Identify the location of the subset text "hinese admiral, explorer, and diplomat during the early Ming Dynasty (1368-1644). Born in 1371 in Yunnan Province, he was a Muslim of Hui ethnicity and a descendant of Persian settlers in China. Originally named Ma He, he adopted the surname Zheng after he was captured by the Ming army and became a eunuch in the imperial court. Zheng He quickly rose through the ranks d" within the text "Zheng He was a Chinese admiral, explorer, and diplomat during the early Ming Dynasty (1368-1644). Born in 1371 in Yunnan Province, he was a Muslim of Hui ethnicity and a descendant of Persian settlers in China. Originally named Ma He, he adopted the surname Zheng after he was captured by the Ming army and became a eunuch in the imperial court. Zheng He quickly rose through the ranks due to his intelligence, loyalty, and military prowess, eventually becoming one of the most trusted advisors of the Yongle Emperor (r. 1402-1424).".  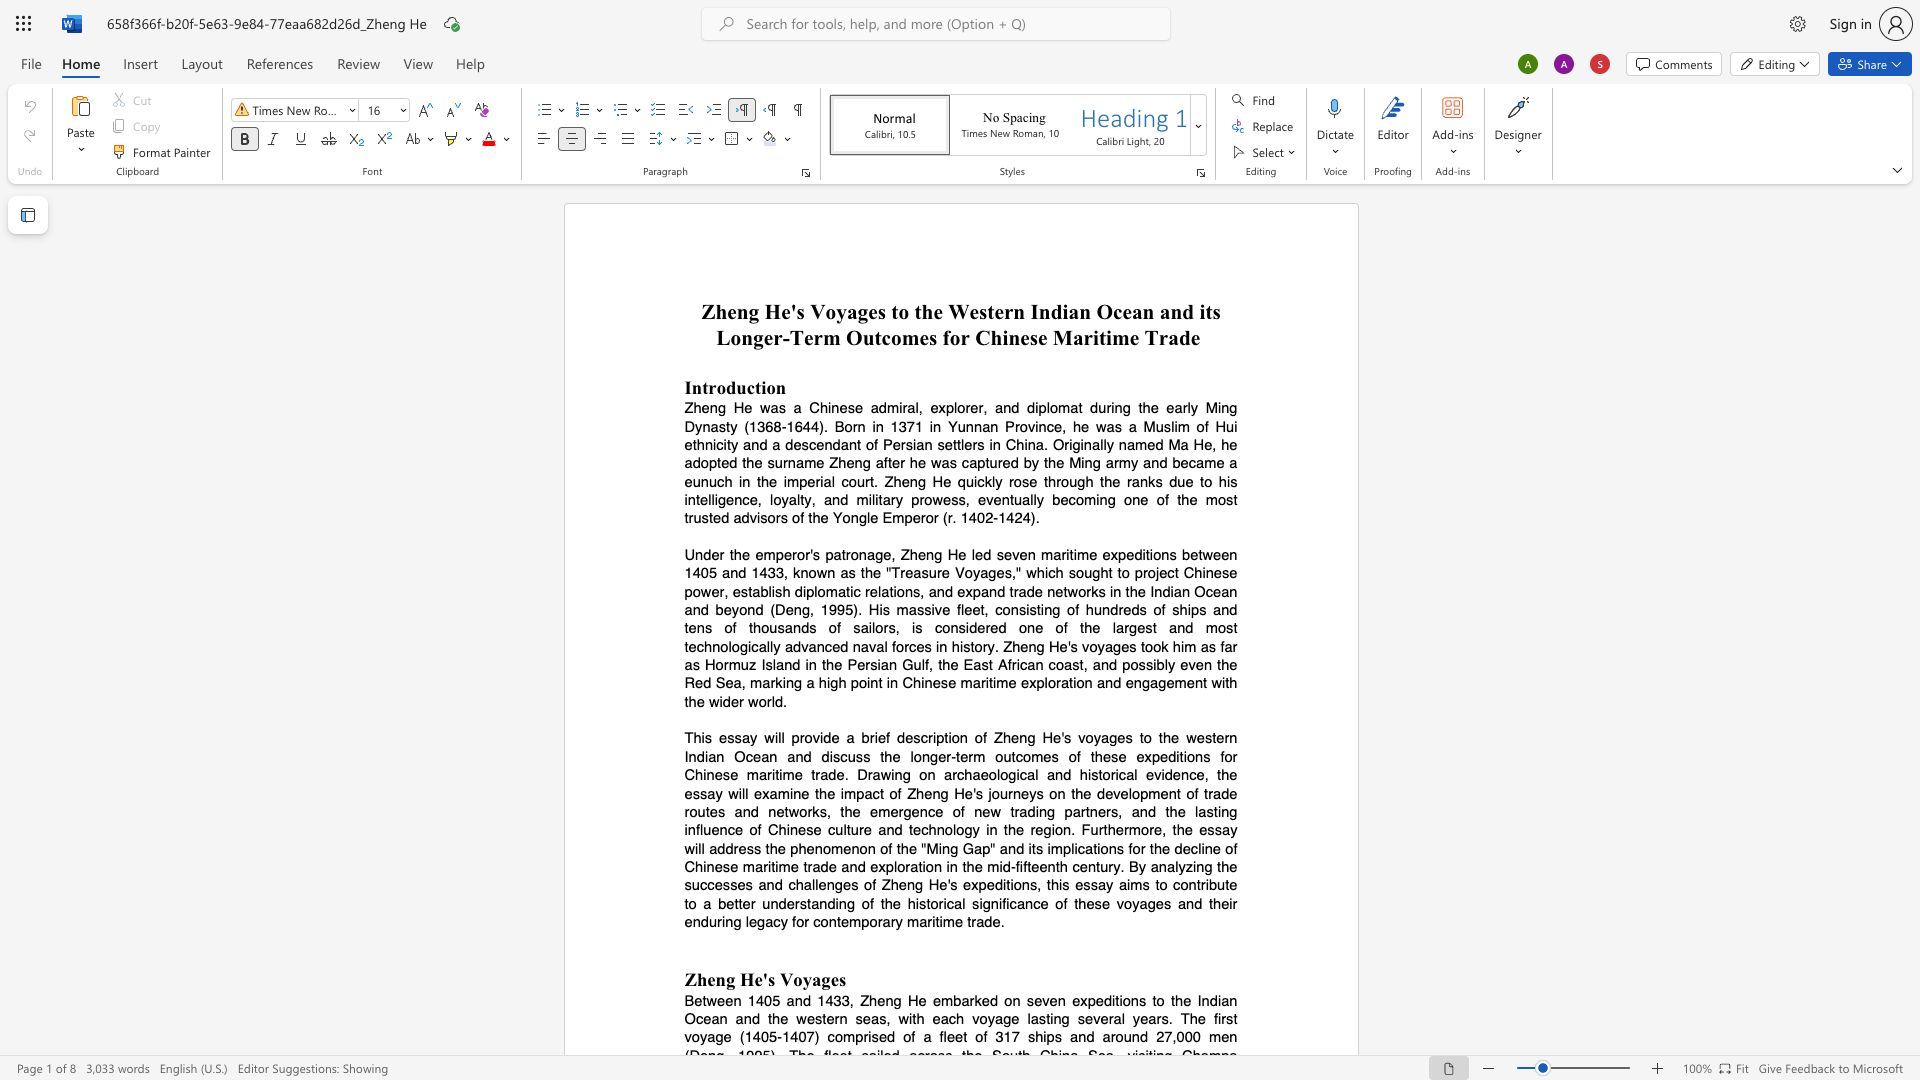
(819, 407).